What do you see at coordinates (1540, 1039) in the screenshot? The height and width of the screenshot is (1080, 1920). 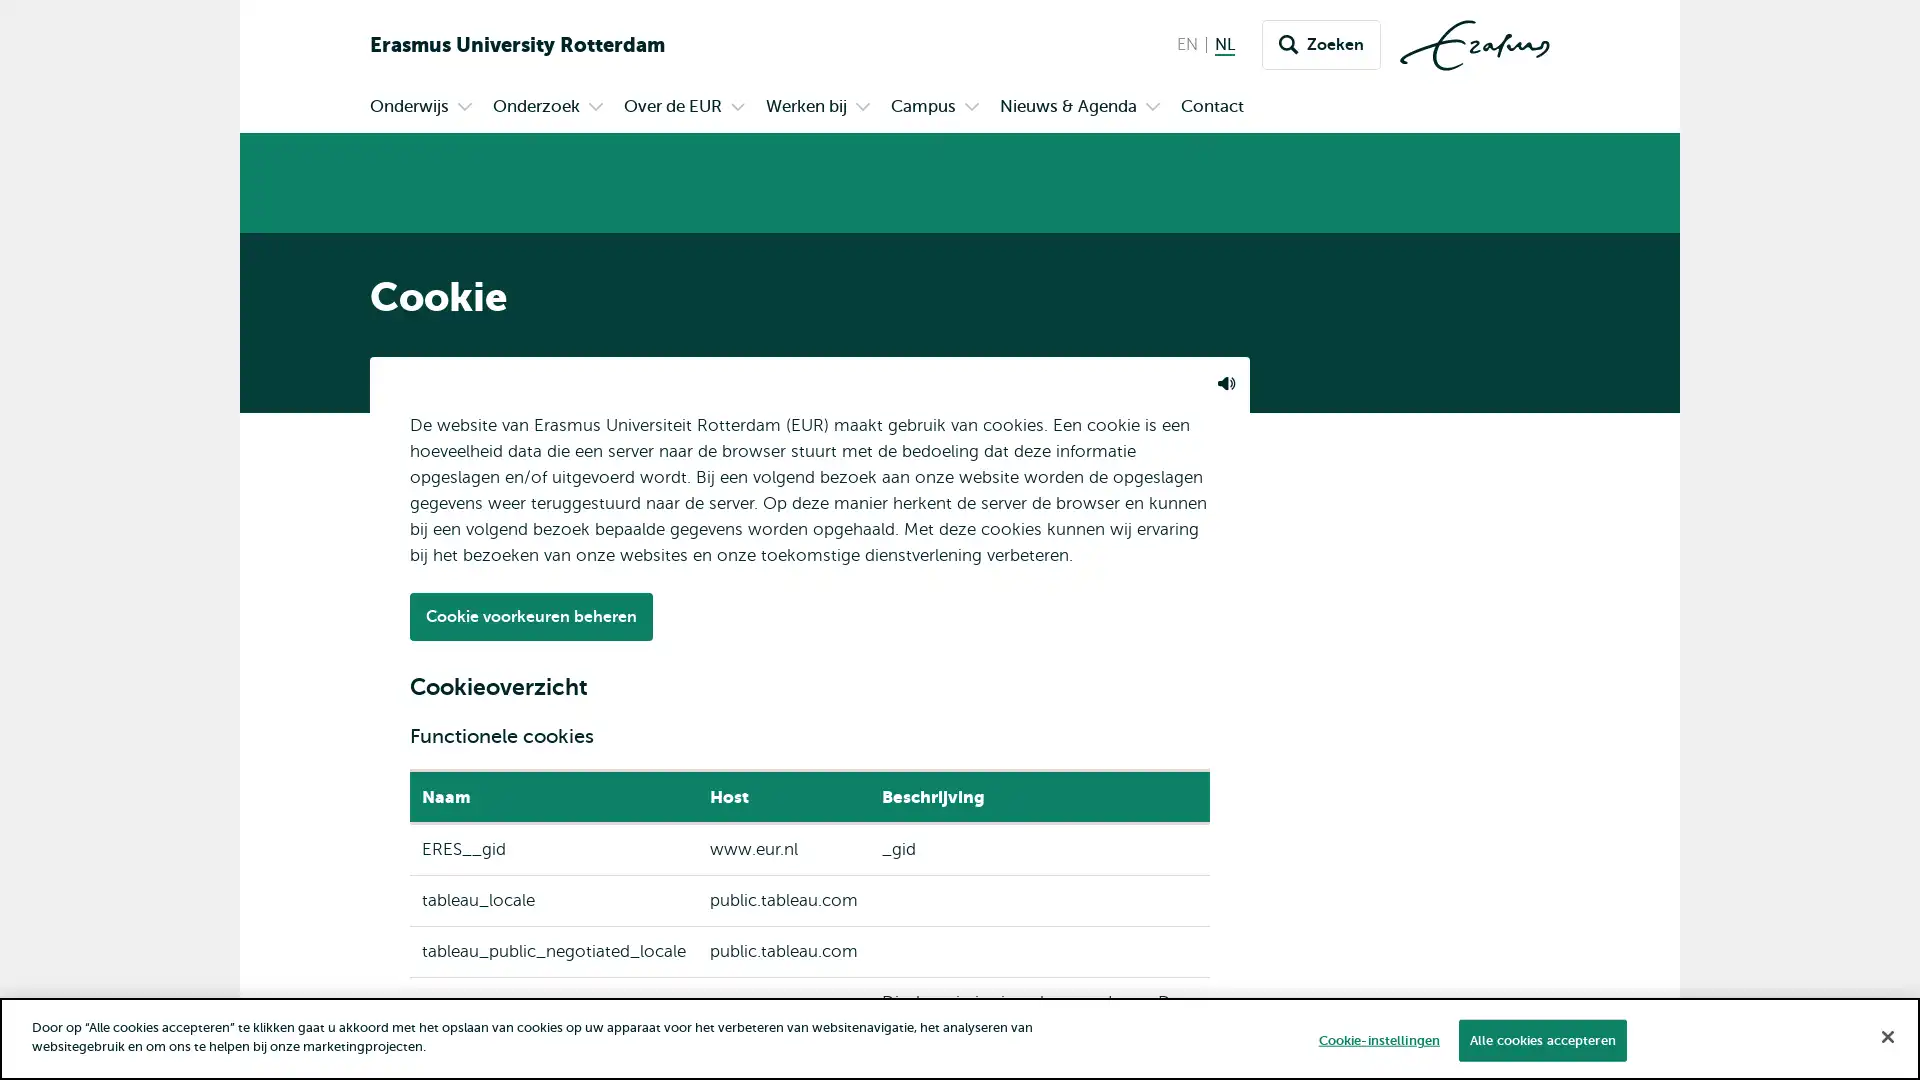 I see `Alle cookies accepteren` at bounding box center [1540, 1039].